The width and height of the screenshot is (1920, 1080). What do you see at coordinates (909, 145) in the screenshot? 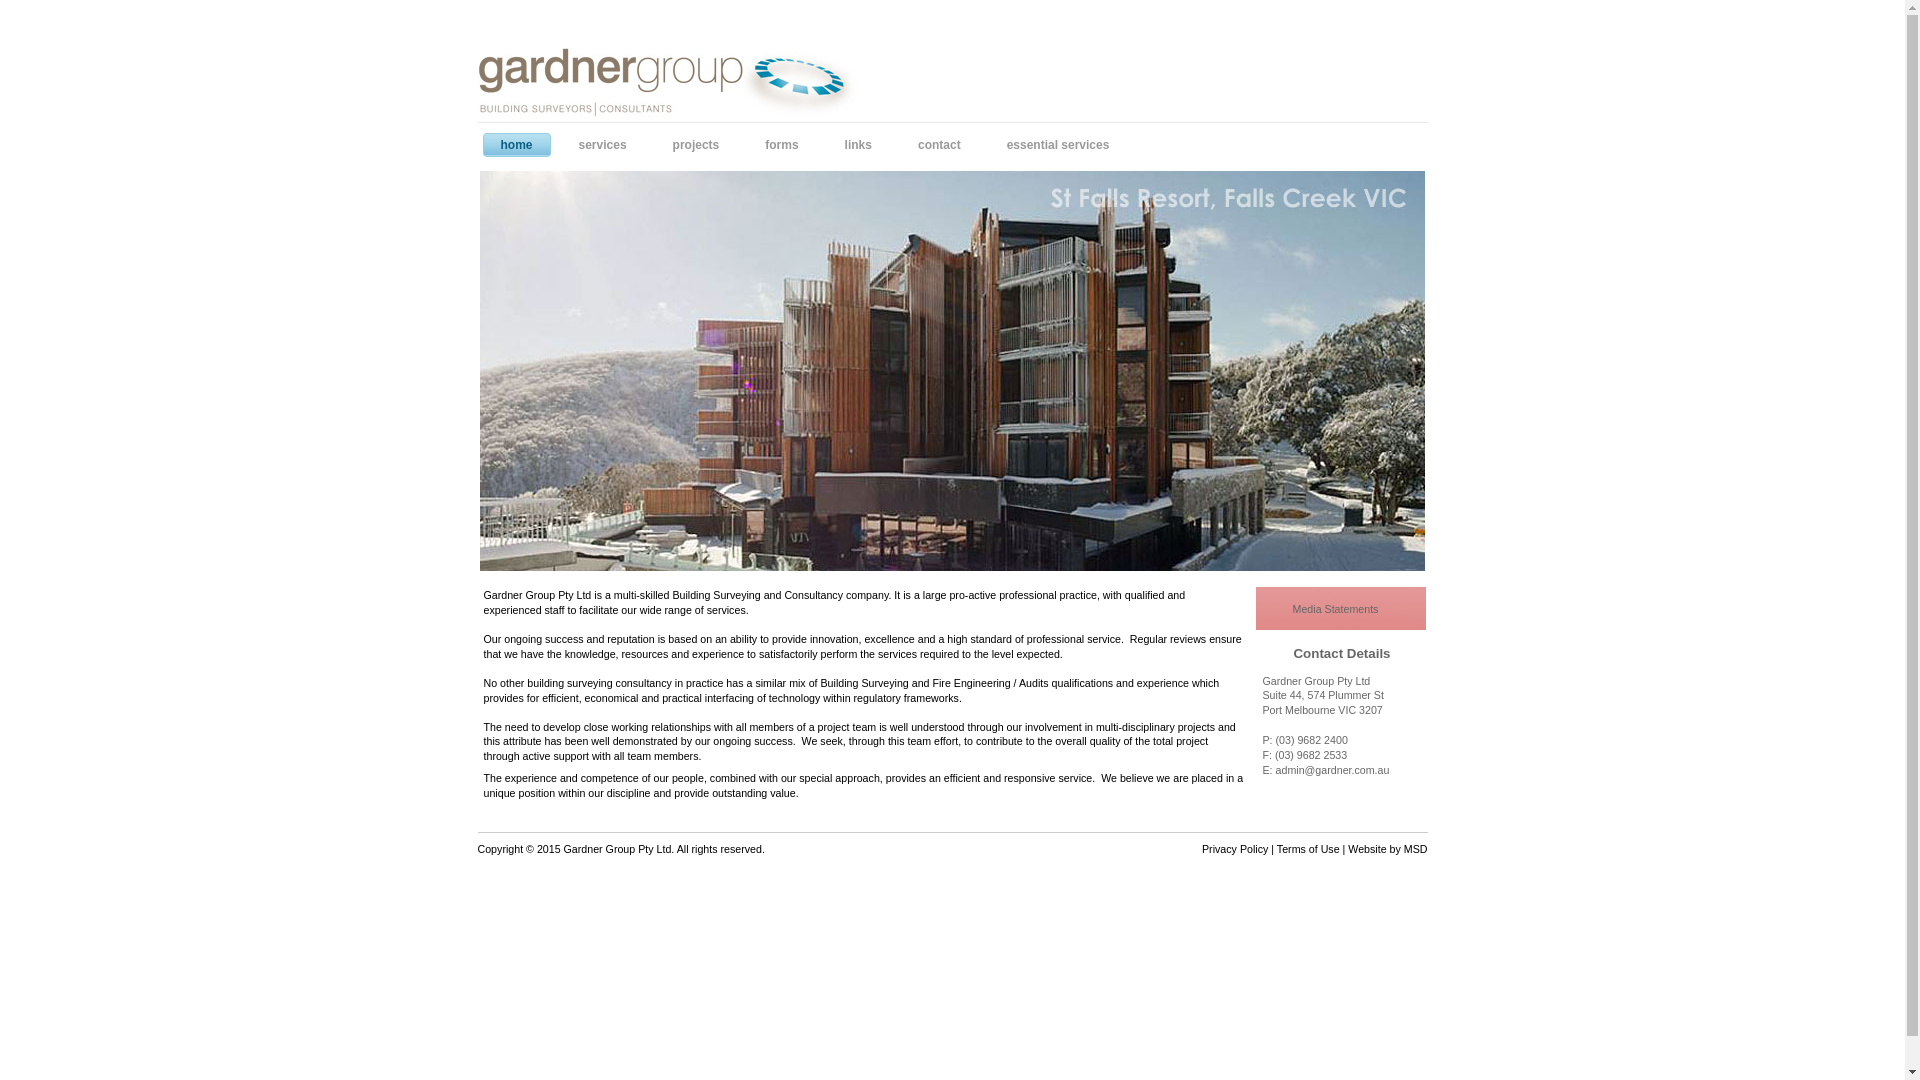
I see `'contact'` at bounding box center [909, 145].